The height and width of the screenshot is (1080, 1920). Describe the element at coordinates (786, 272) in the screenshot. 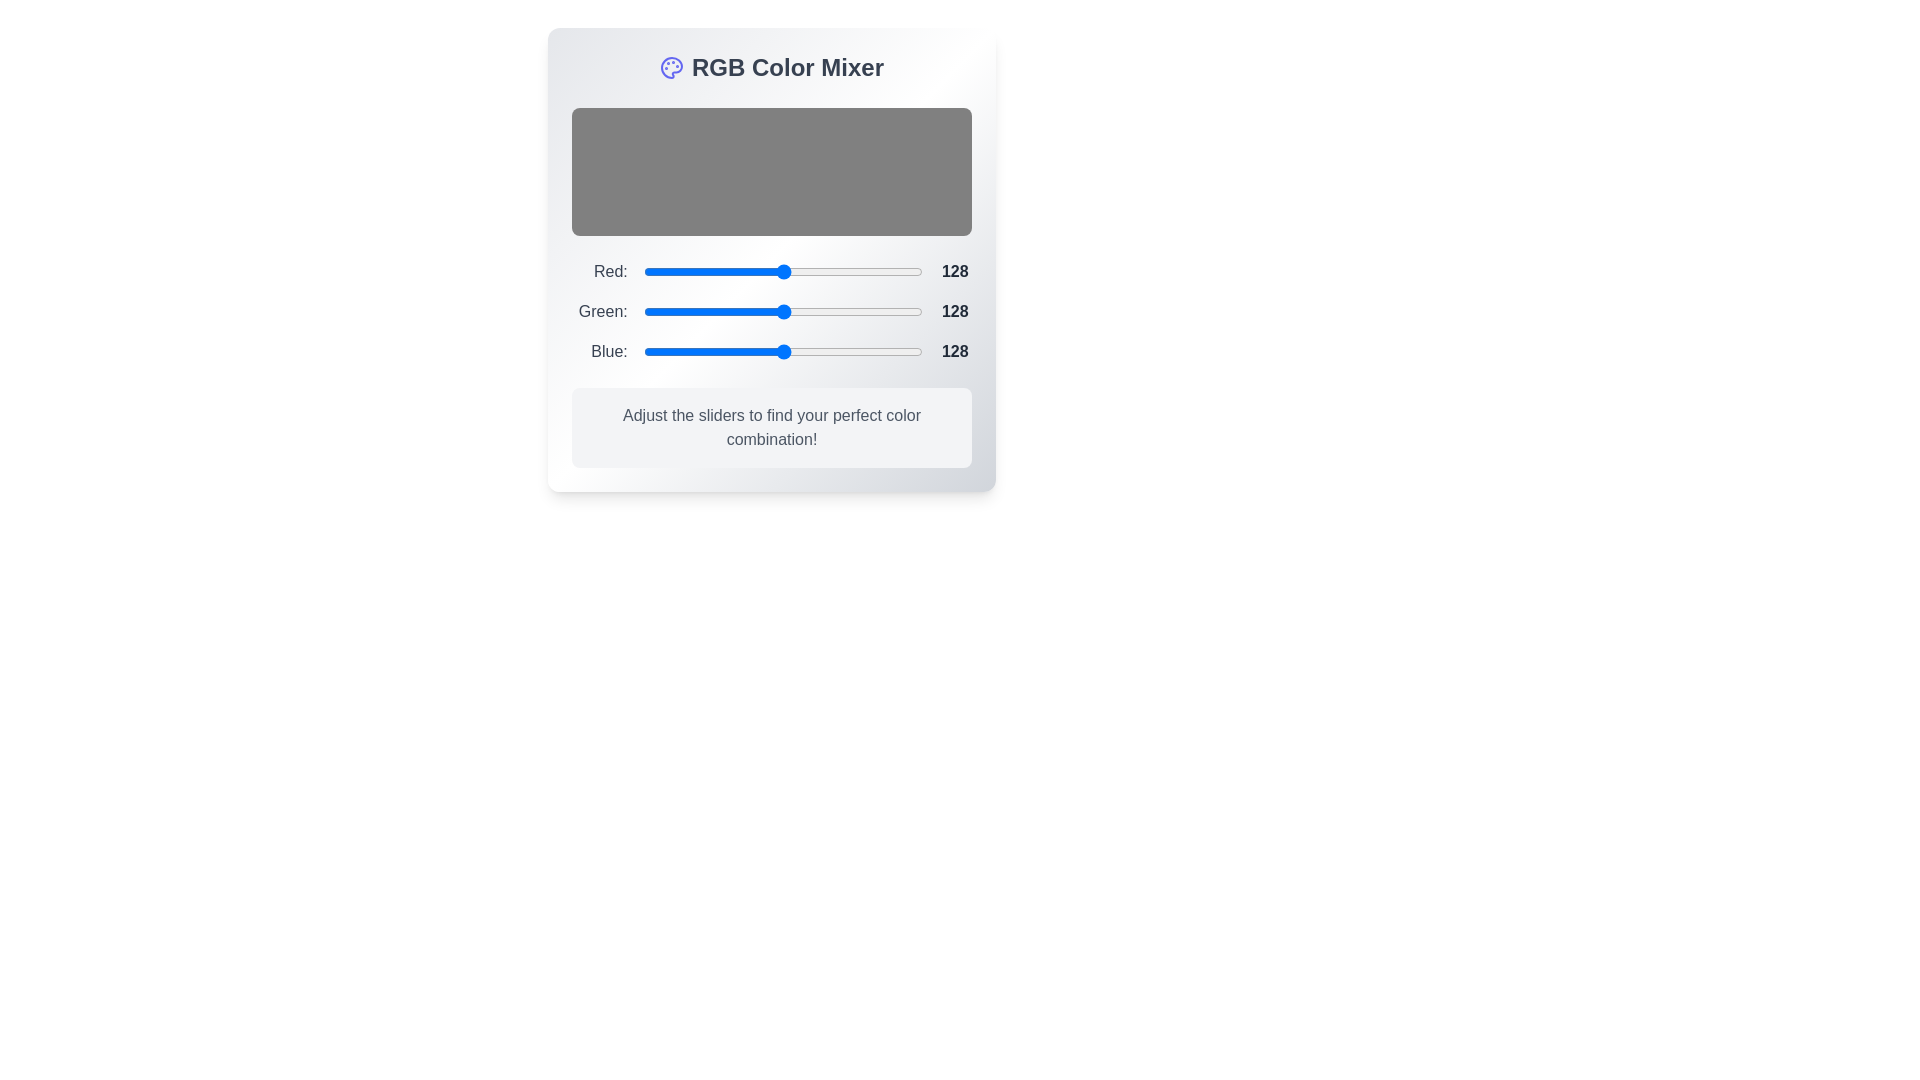

I see `the 0 slider to 132` at that location.